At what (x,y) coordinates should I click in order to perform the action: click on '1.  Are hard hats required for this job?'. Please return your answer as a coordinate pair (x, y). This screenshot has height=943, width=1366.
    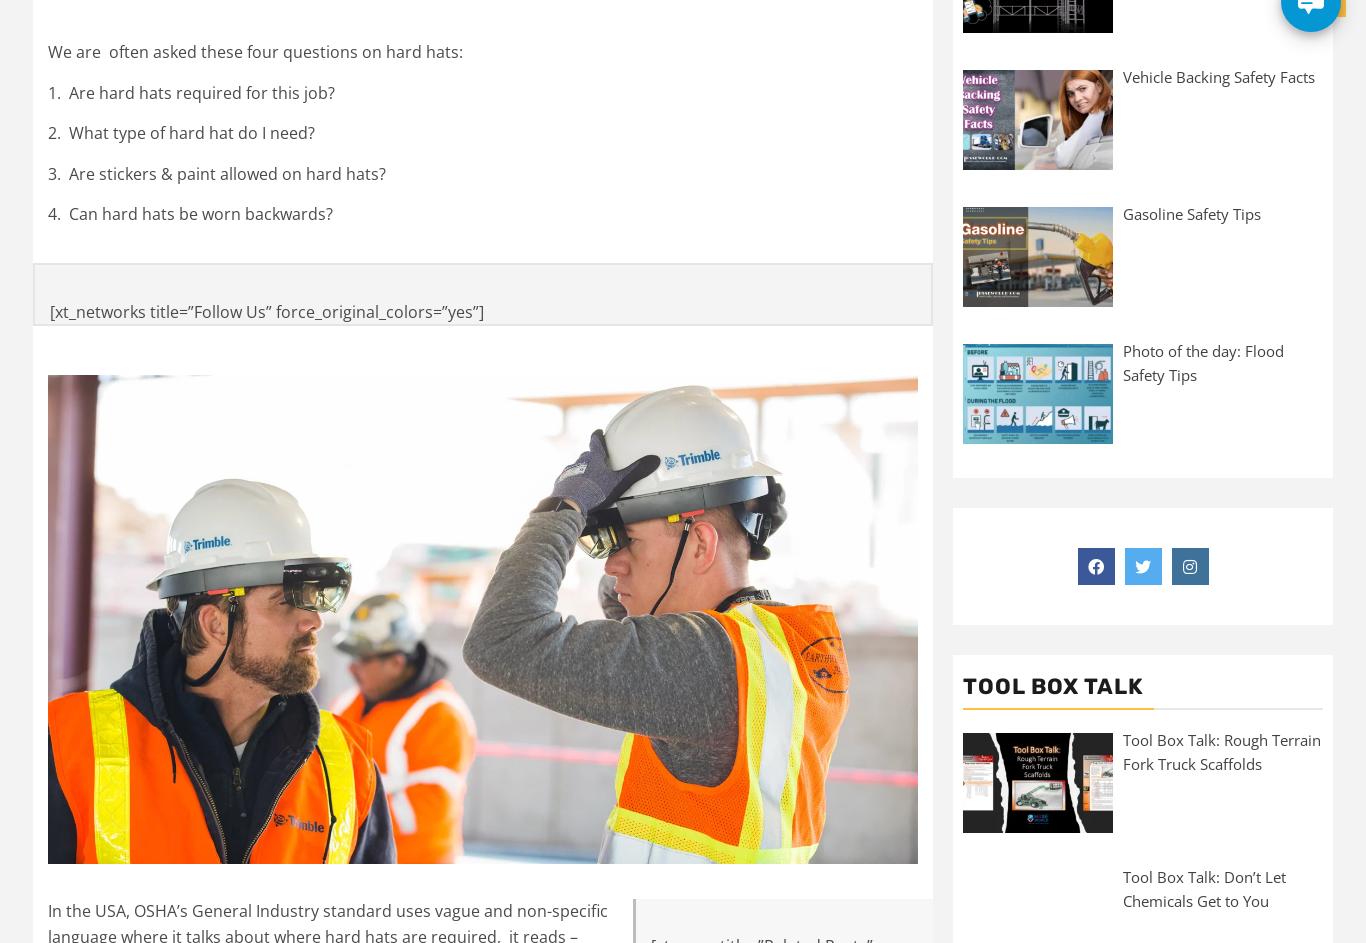
    Looking at the image, I should click on (190, 91).